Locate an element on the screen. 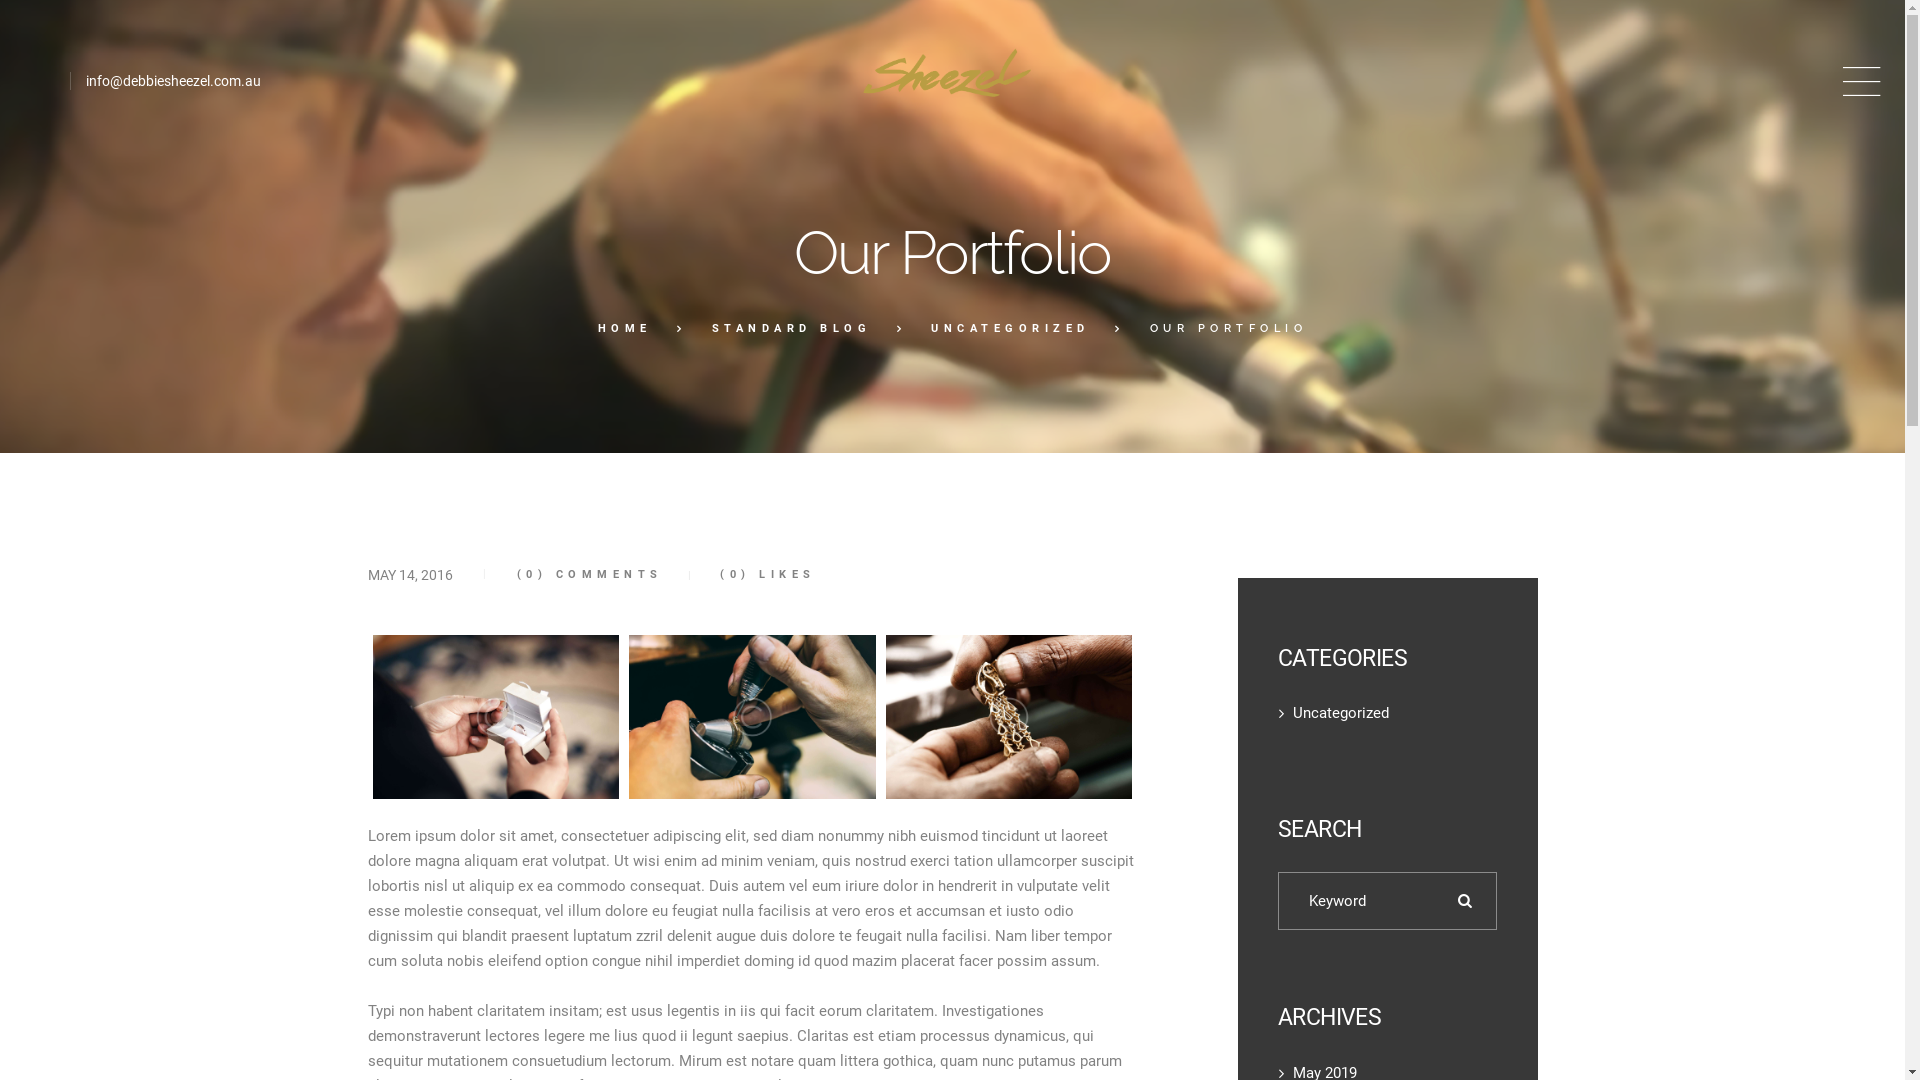  'Uncategorized' is located at coordinates (1340, 712).